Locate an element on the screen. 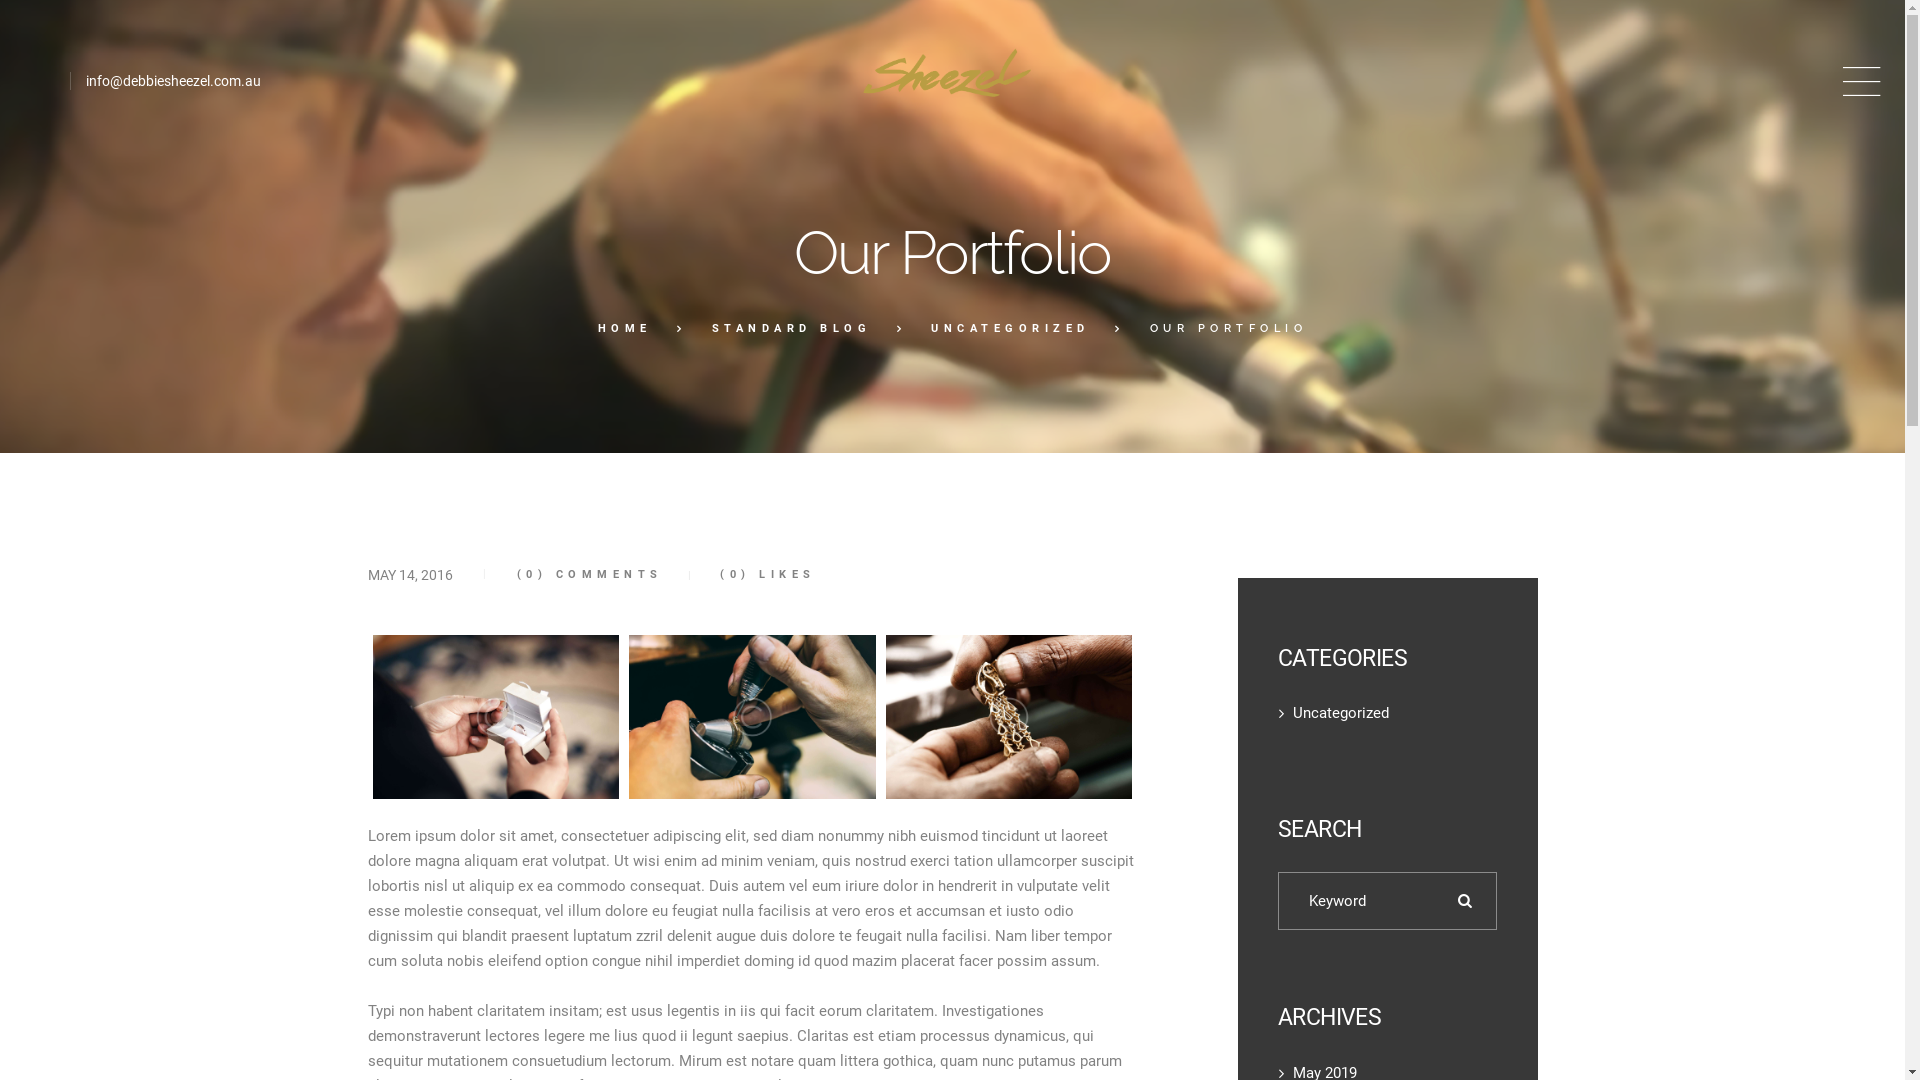  'Uncategorized' is located at coordinates (1340, 712).